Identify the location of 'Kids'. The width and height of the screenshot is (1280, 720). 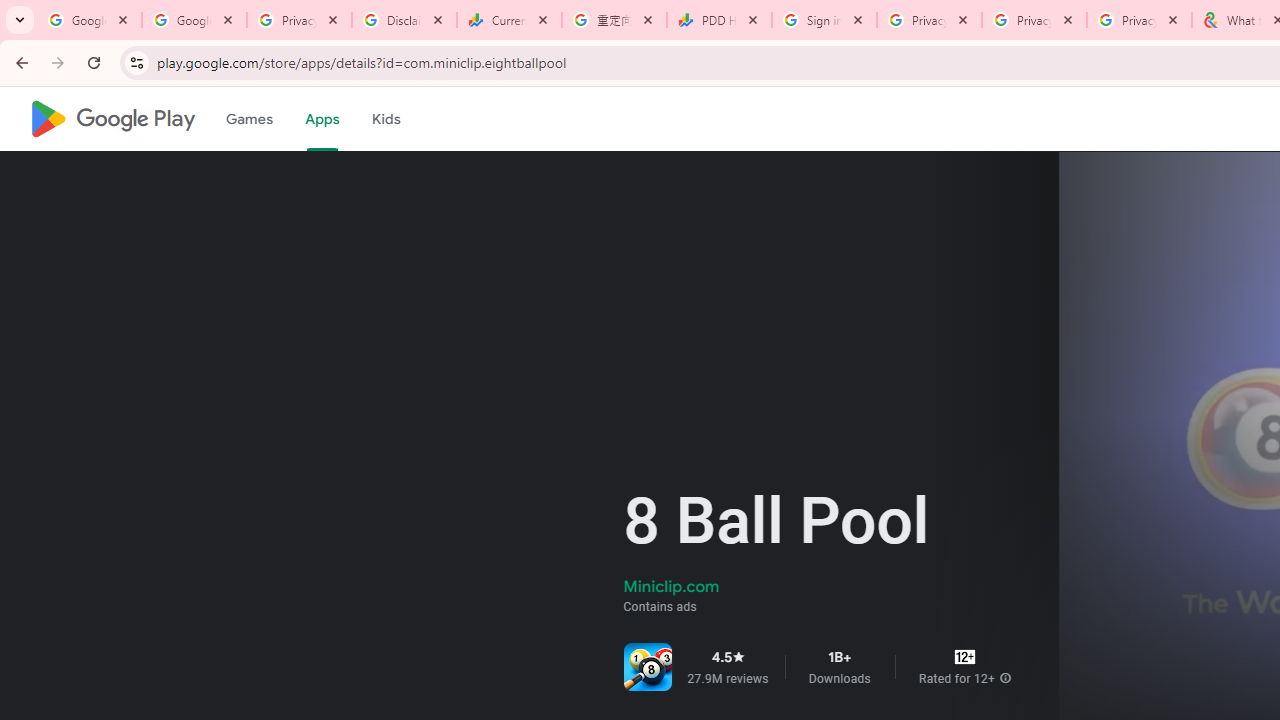
(385, 119).